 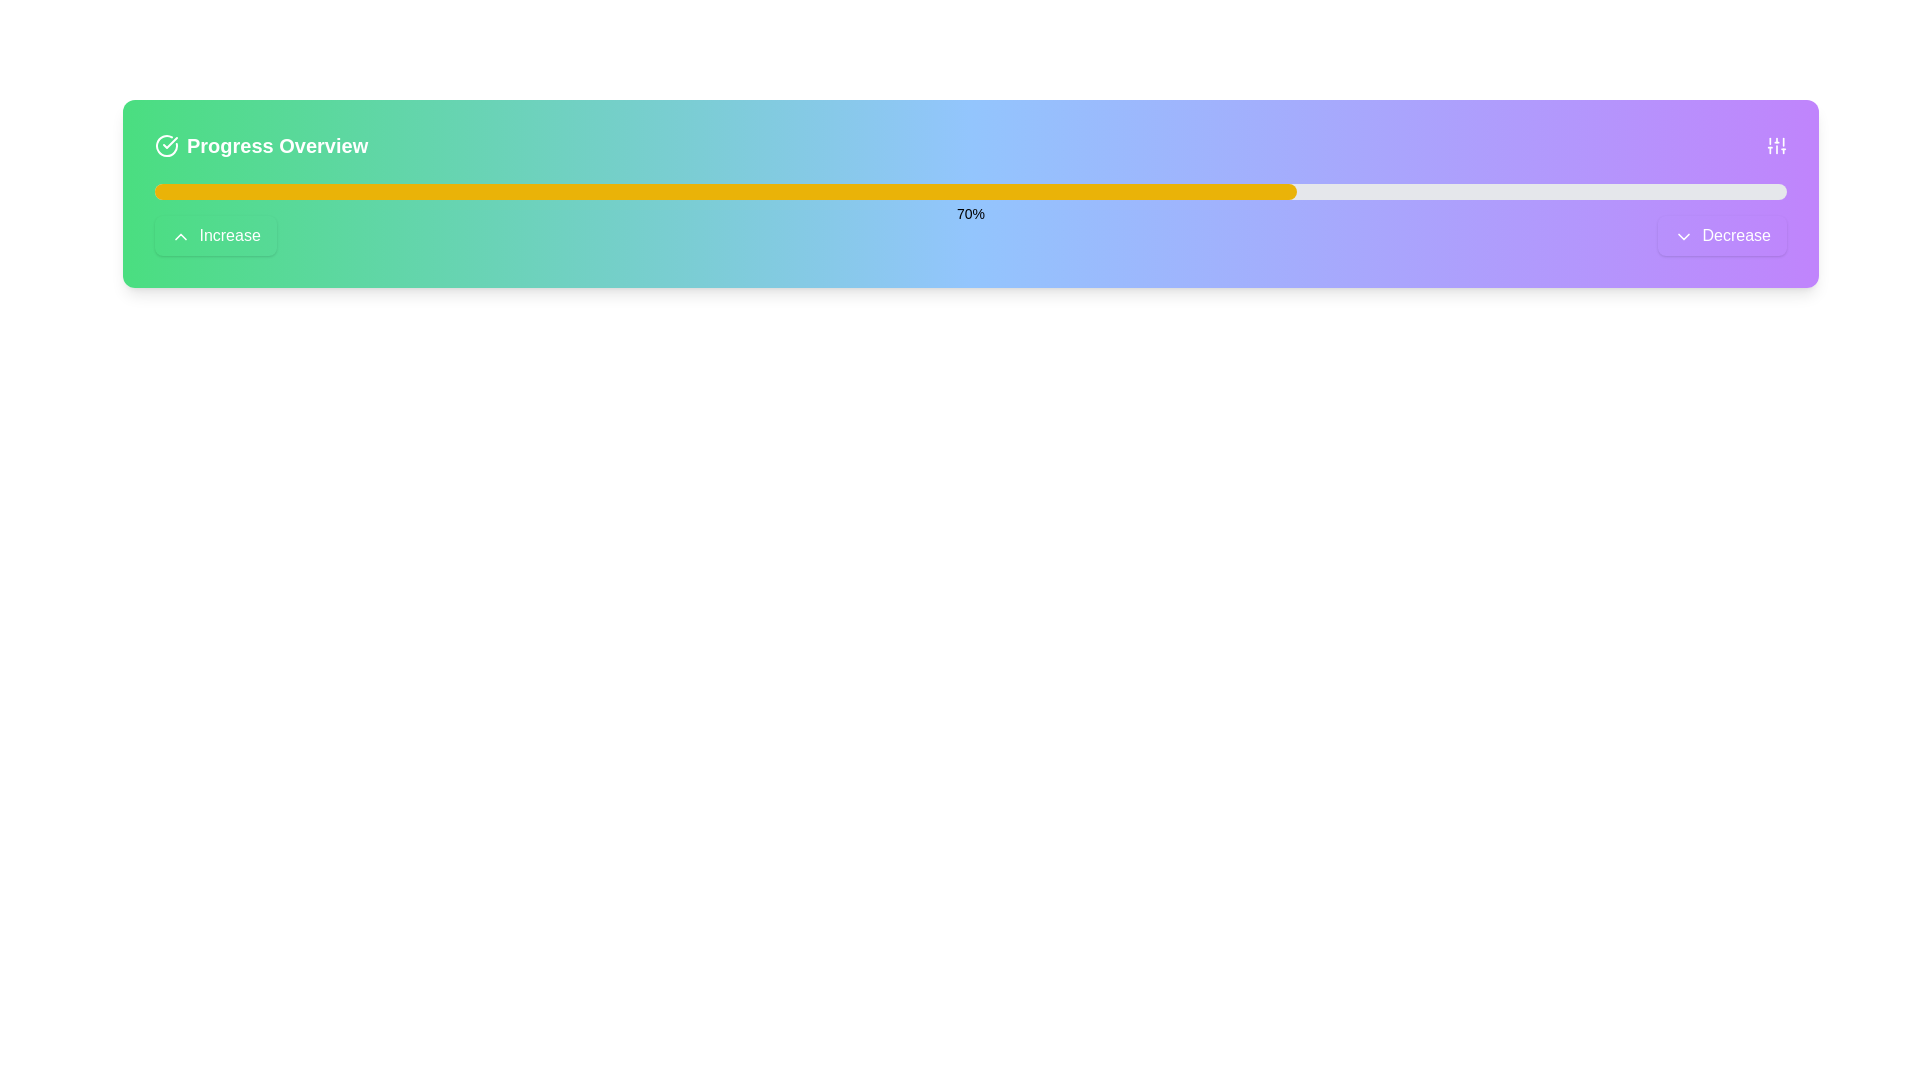 I want to click on the Text Label displaying '70%' that is located directly below the center of the horizontal progress bar, so click(x=970, y=213).